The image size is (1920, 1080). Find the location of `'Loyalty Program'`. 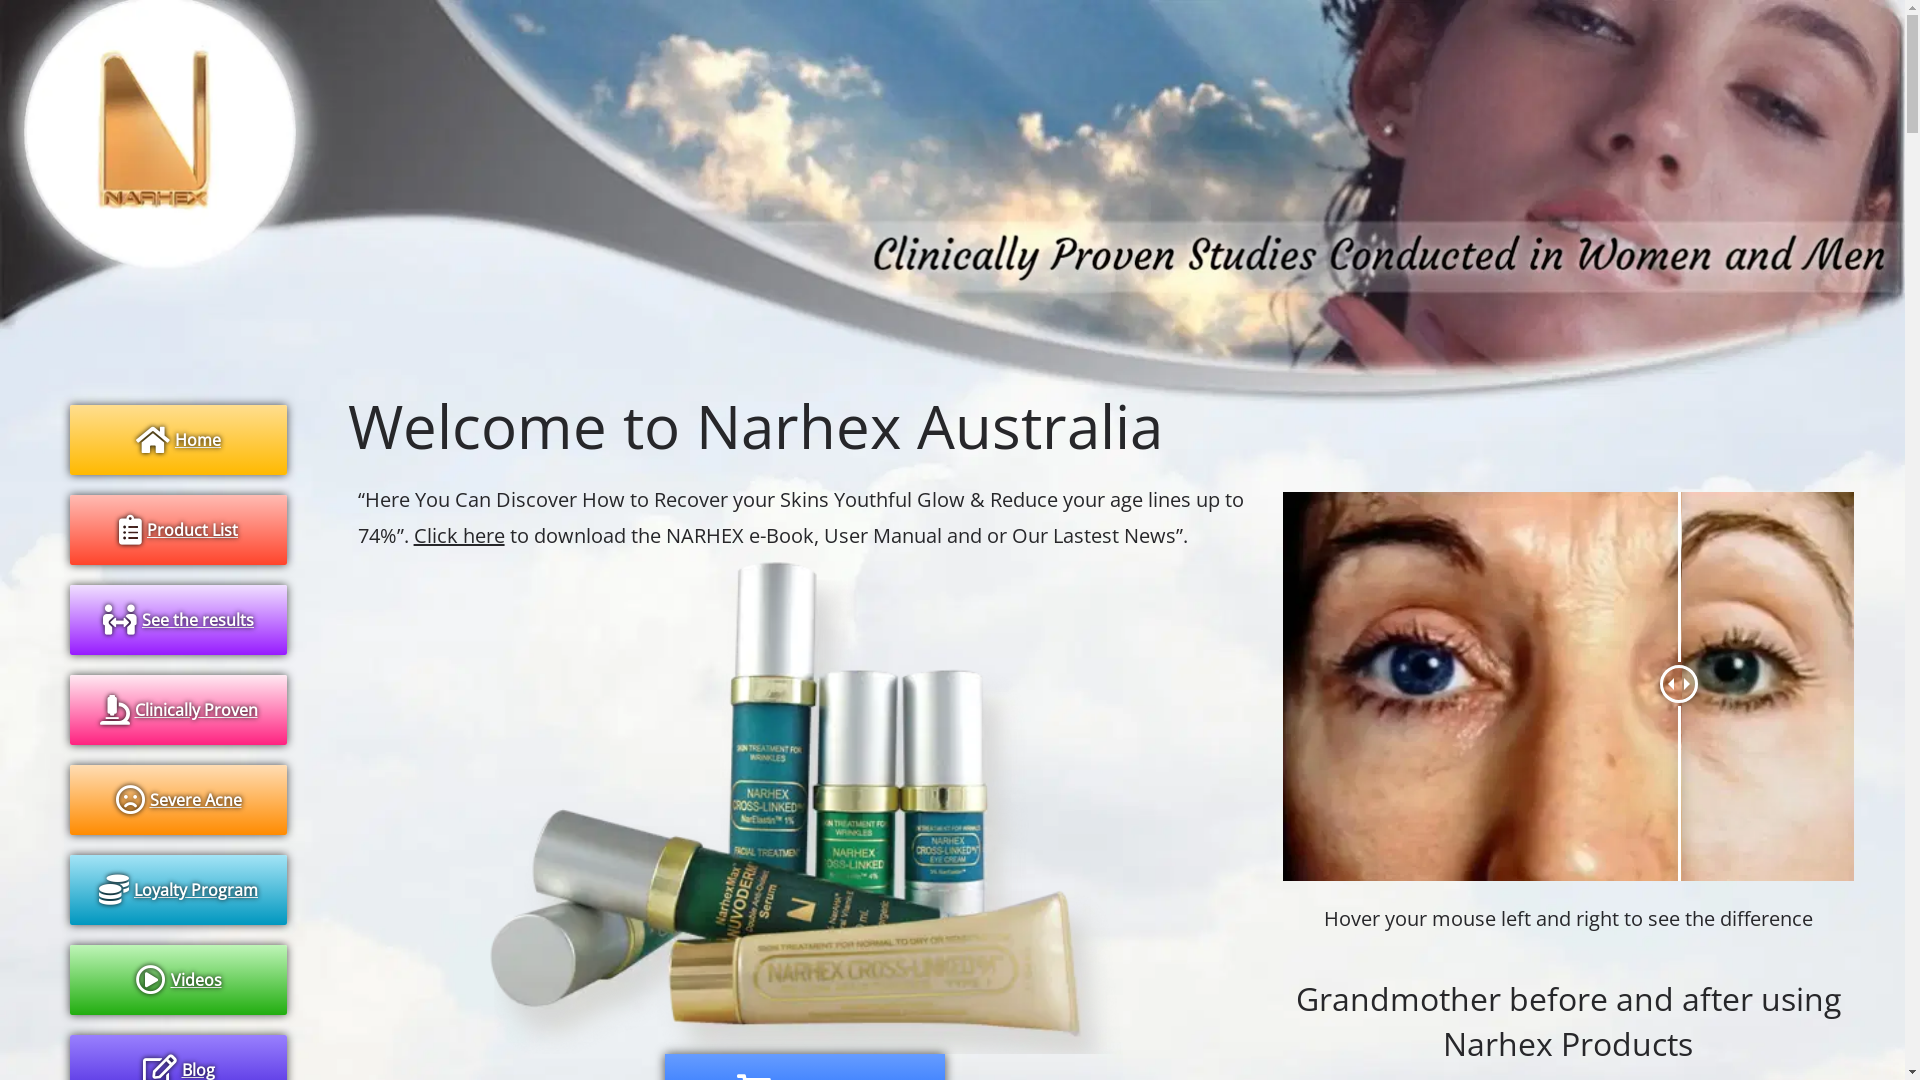

'Loyalty Program' is located at coordinates (70, 889).